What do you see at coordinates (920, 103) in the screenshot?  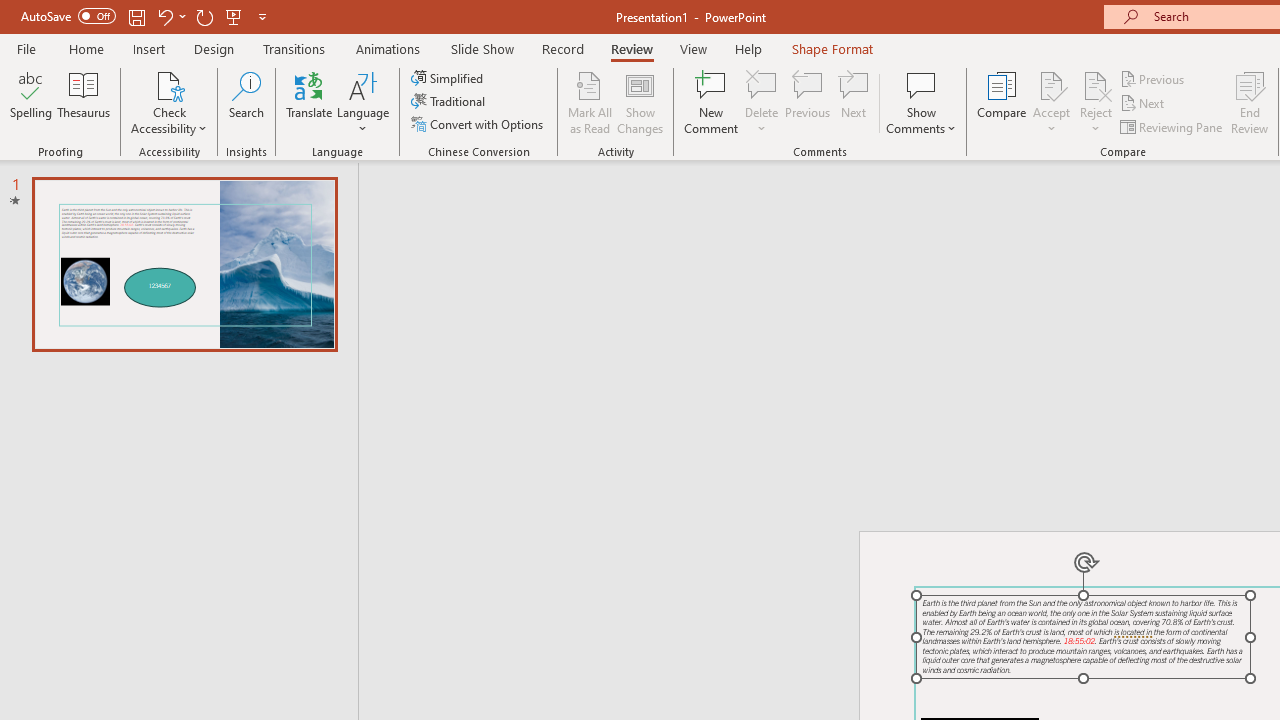 I see `'Show Comments'` at bounding box center [920, 103].